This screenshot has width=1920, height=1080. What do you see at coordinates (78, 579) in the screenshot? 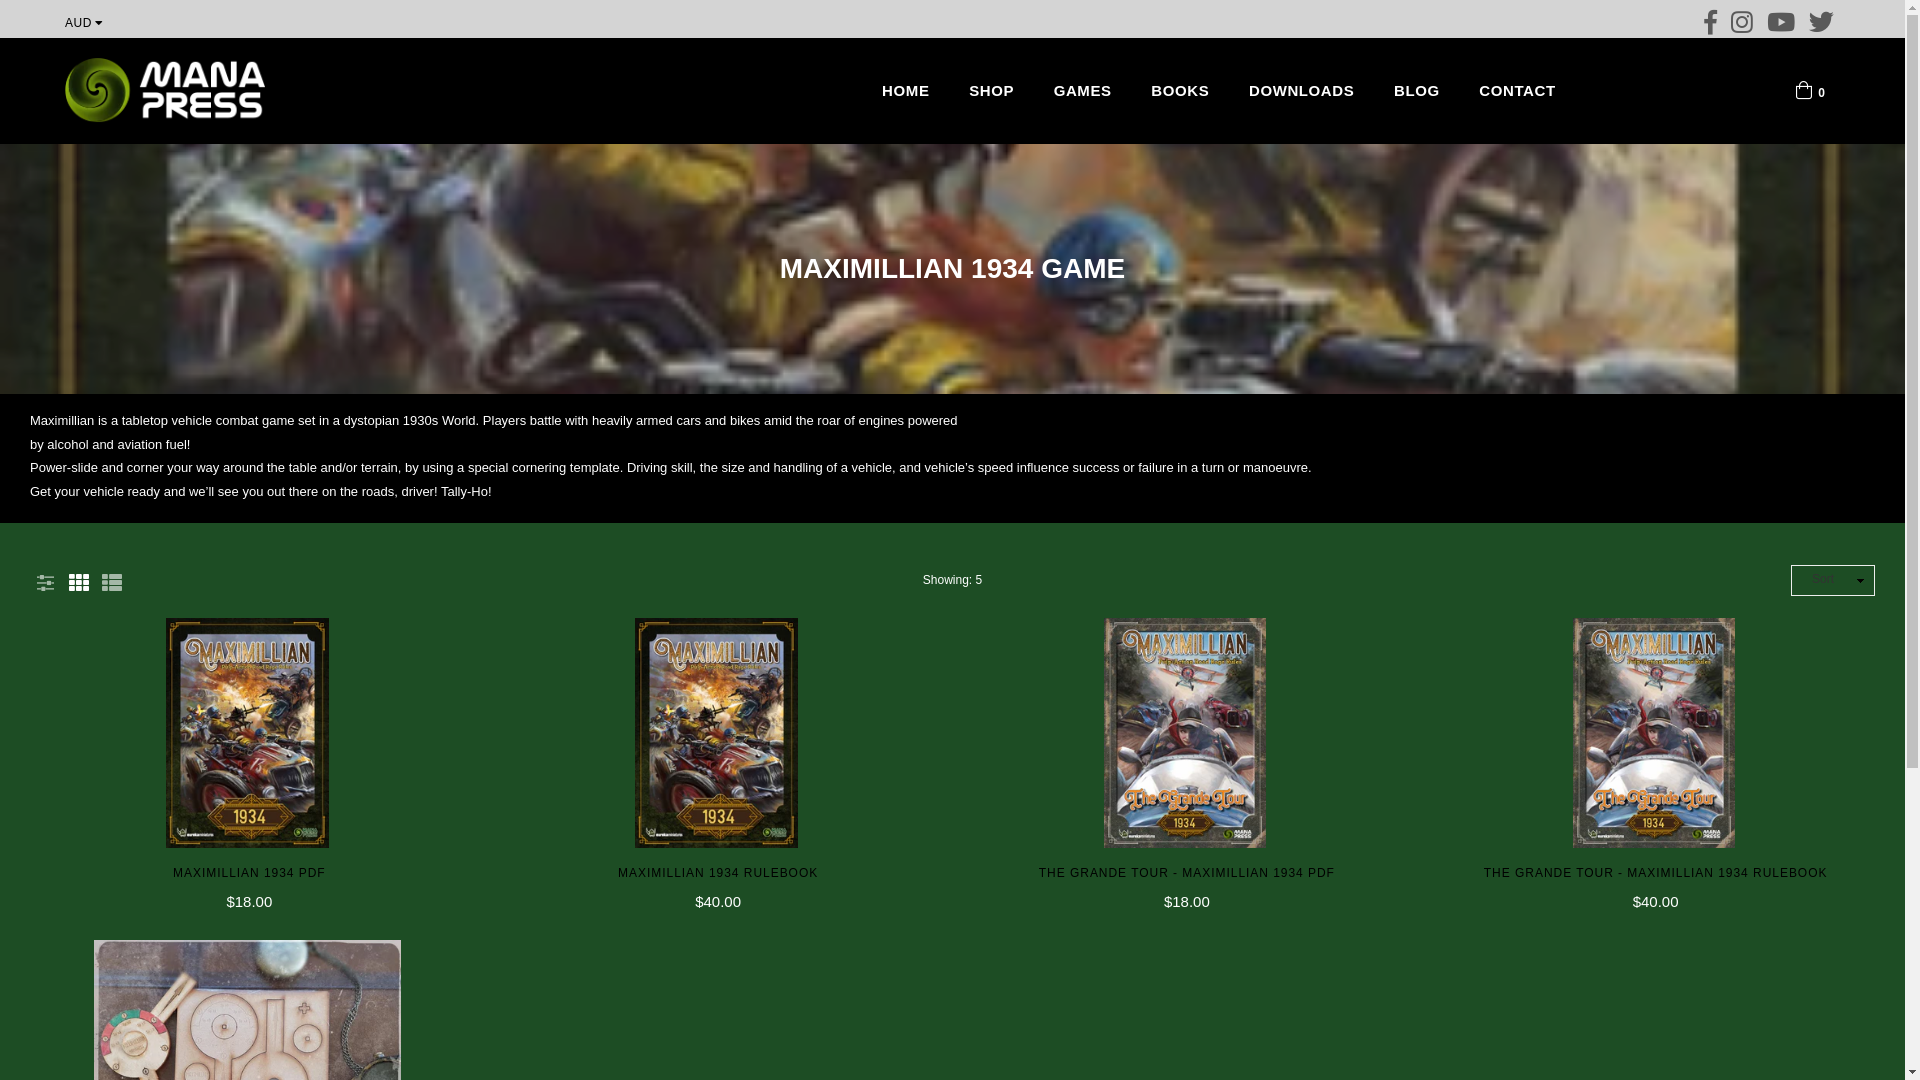
I see `'Grid View'` at bounding box center [78, 579].